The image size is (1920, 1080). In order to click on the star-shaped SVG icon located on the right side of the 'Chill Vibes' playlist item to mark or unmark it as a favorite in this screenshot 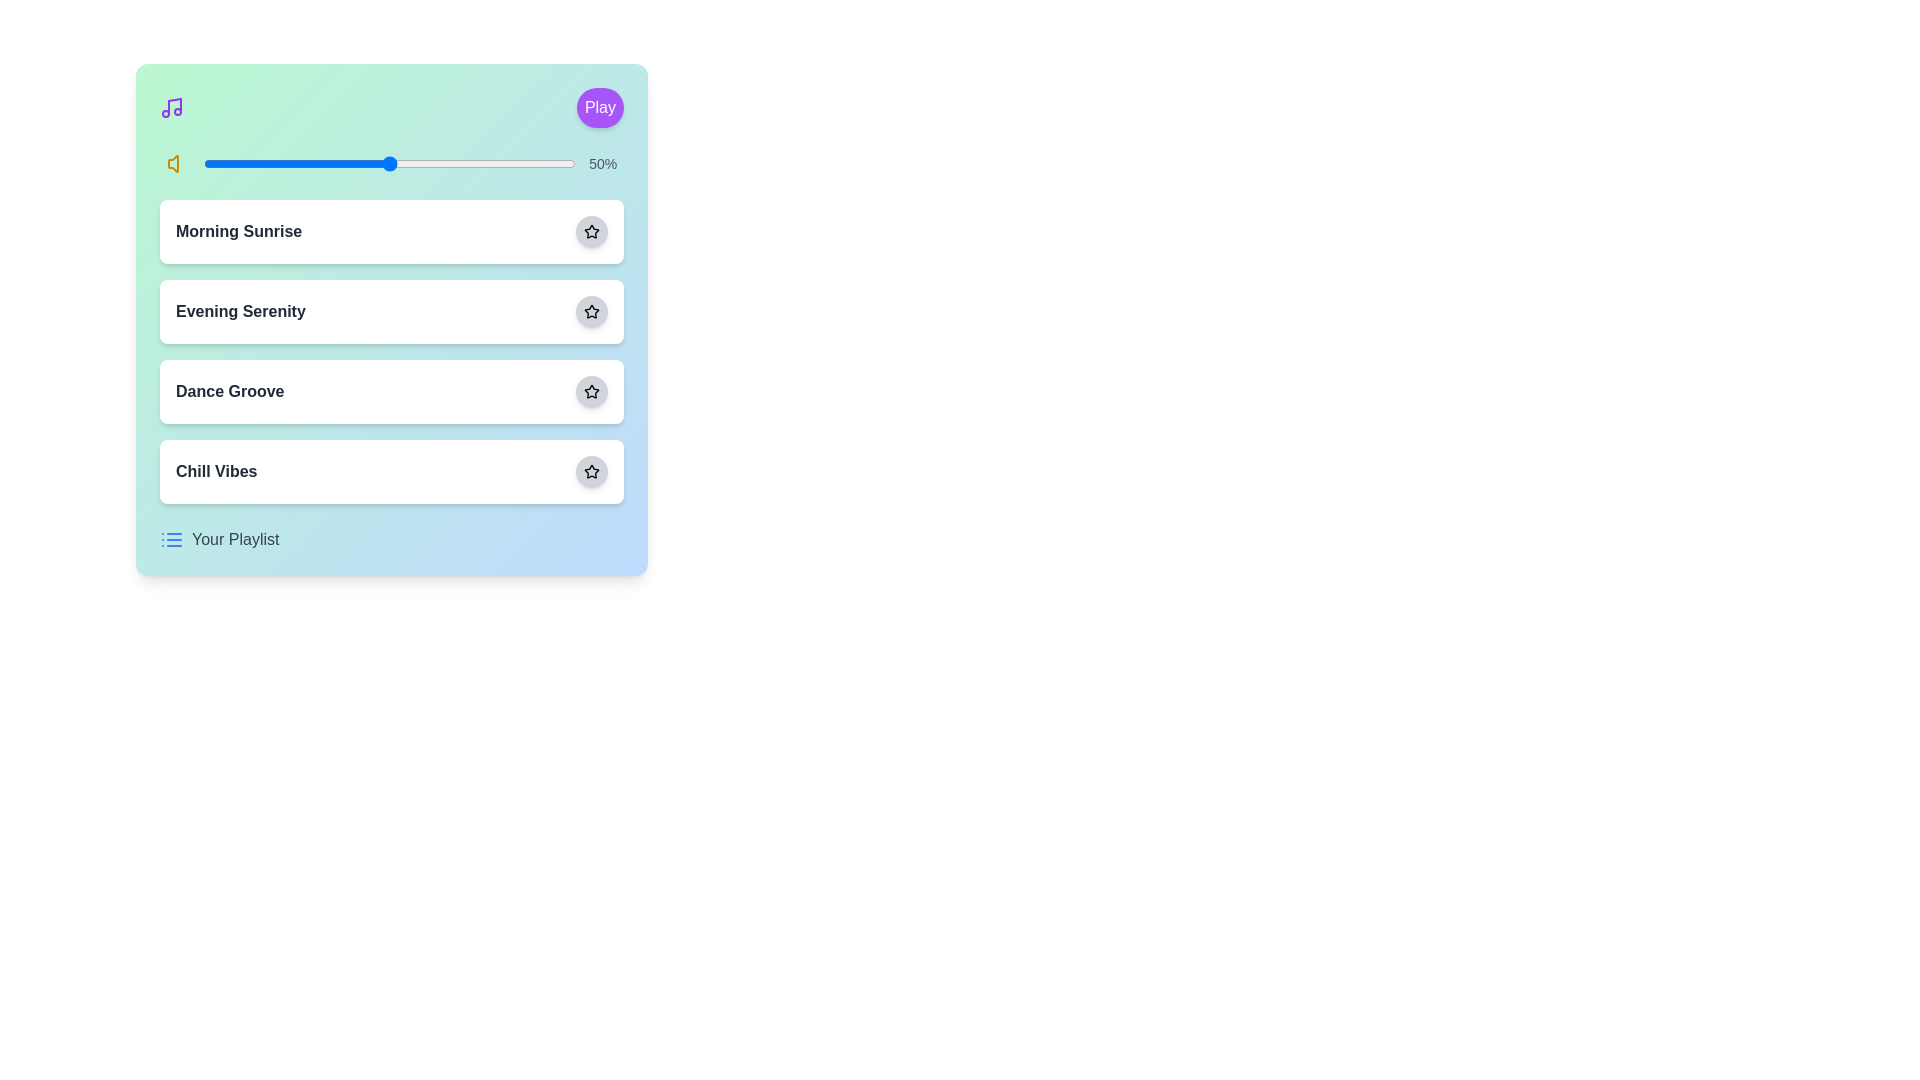, I will do `click(590, 471)`.